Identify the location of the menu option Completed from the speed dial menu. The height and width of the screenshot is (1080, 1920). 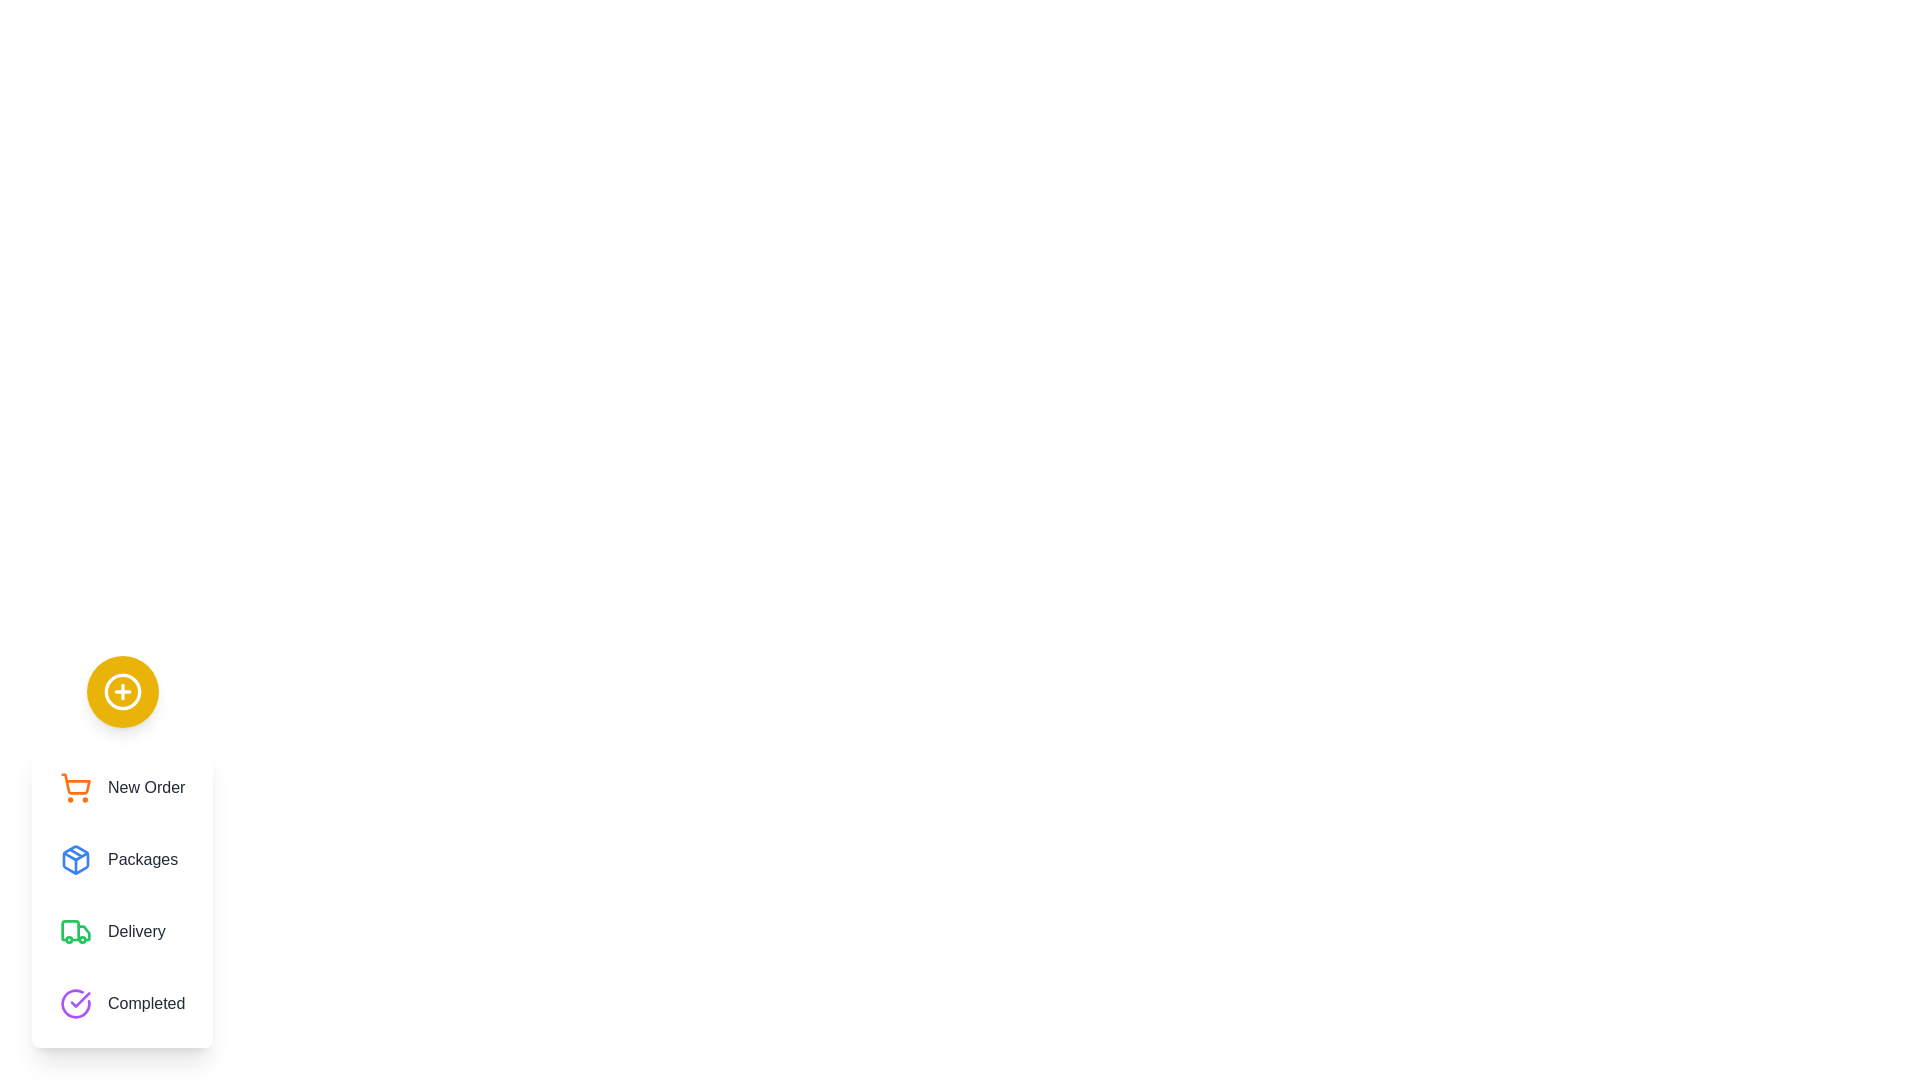
(121, 1003).